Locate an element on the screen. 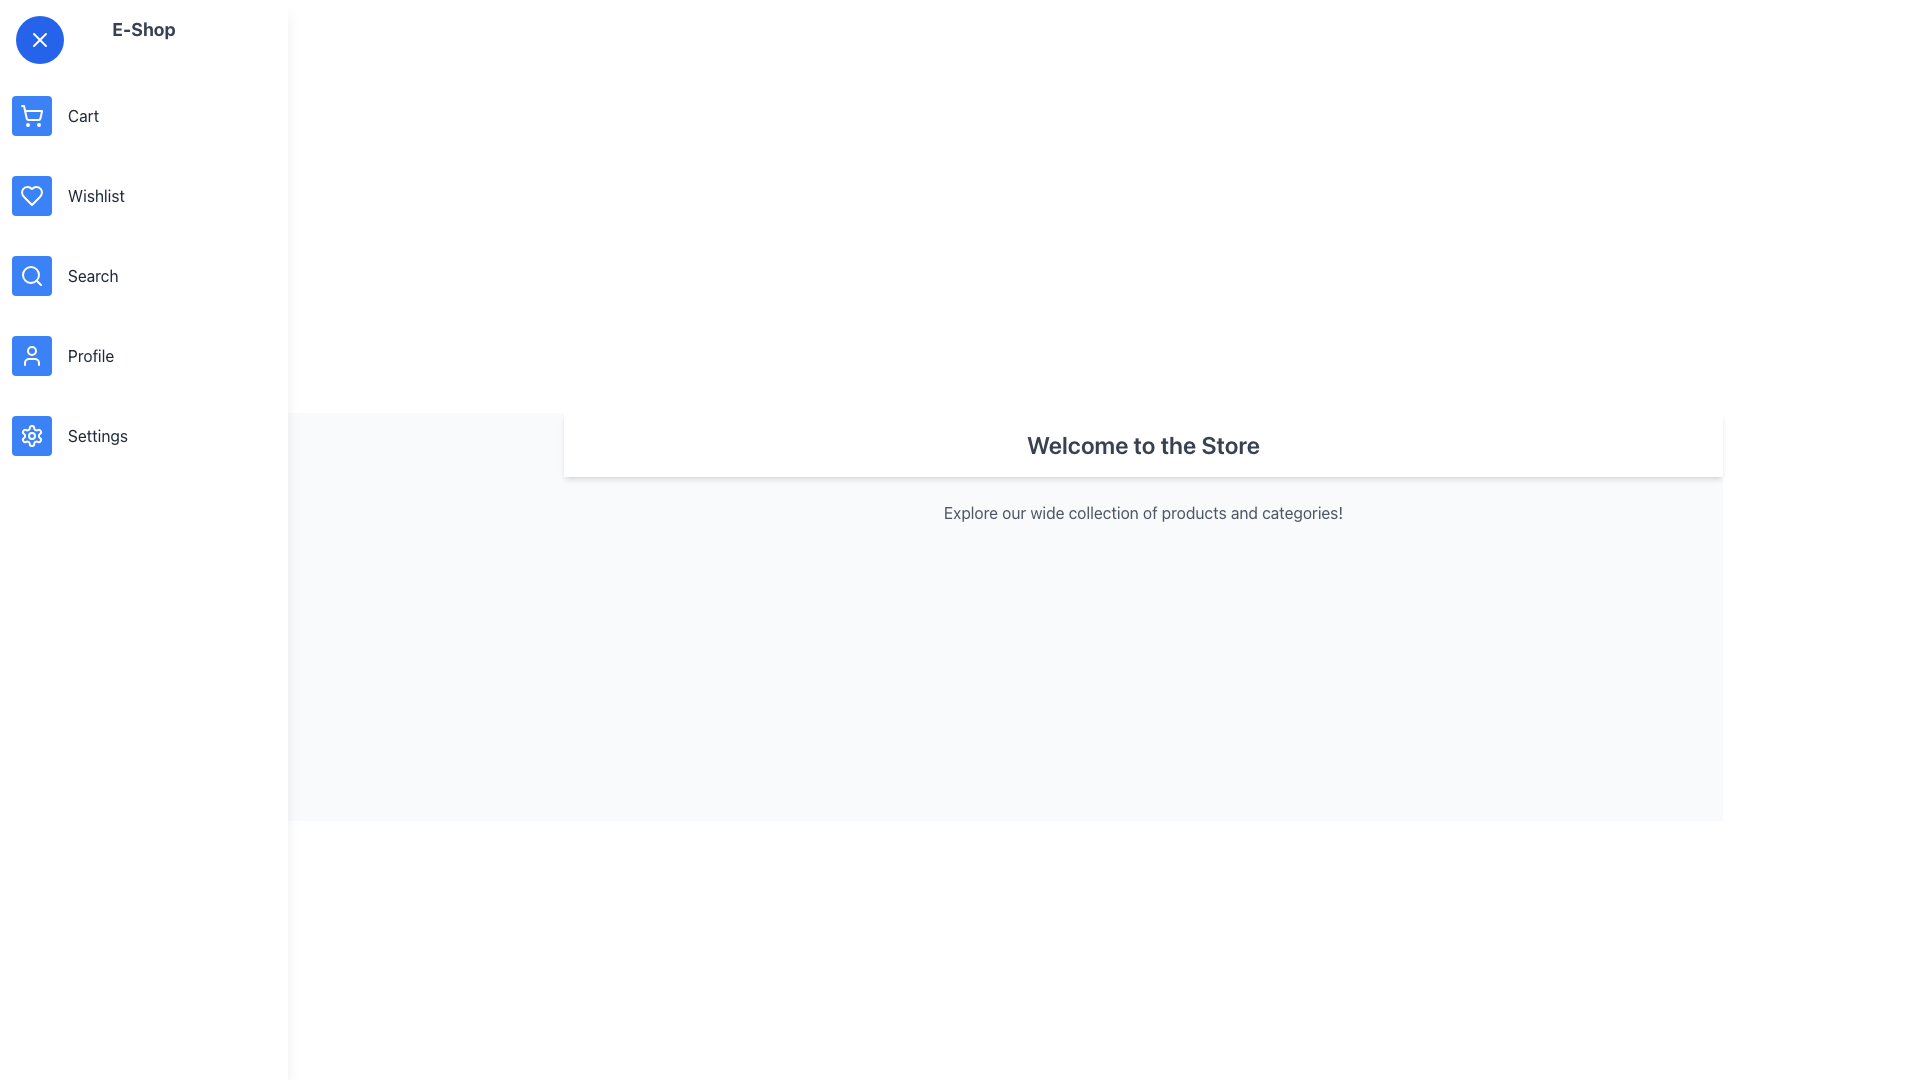  the heading text element 'Welcome to the Store' which is bold, semibold, and gray, located in the top section of the main content area is located at coordinates (1143, 443).